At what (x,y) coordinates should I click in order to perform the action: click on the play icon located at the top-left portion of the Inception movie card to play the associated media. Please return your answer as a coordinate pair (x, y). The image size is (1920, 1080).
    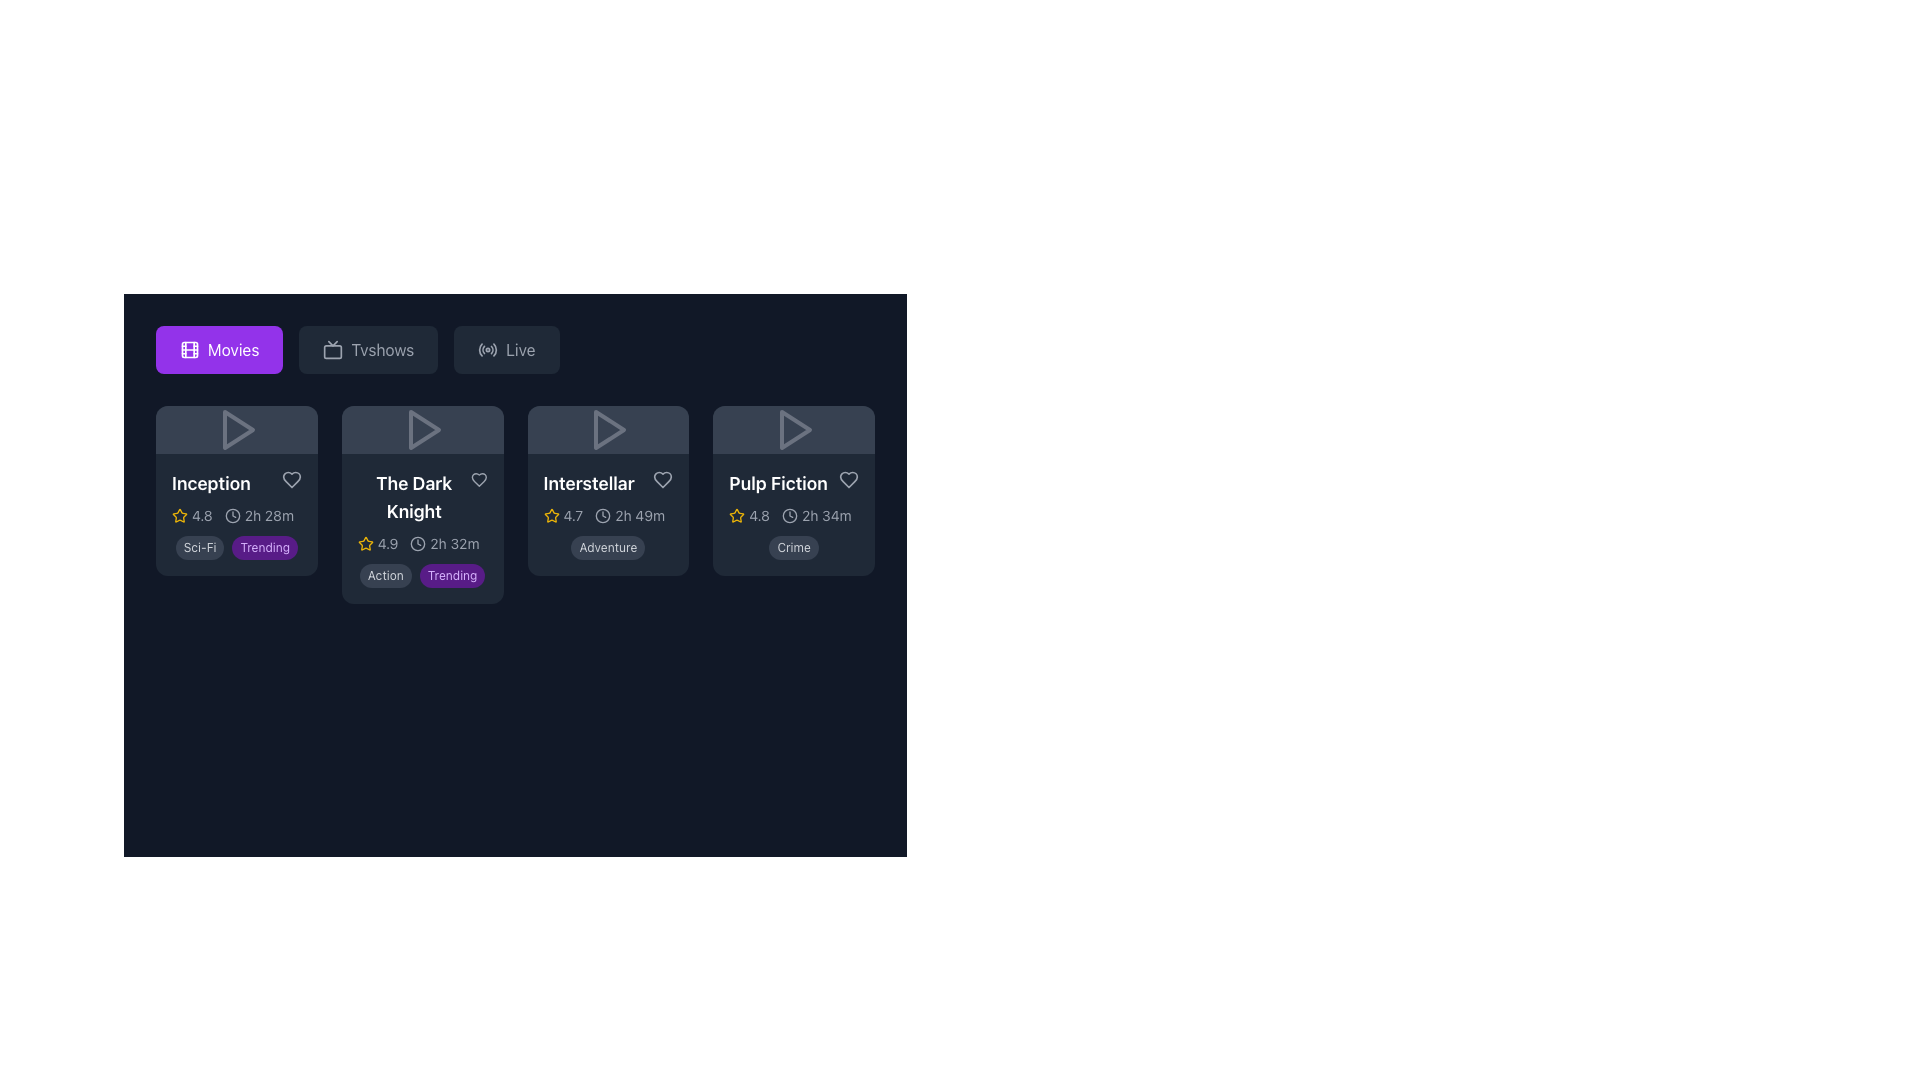
    Looking at the image, I should click on (236, 428).